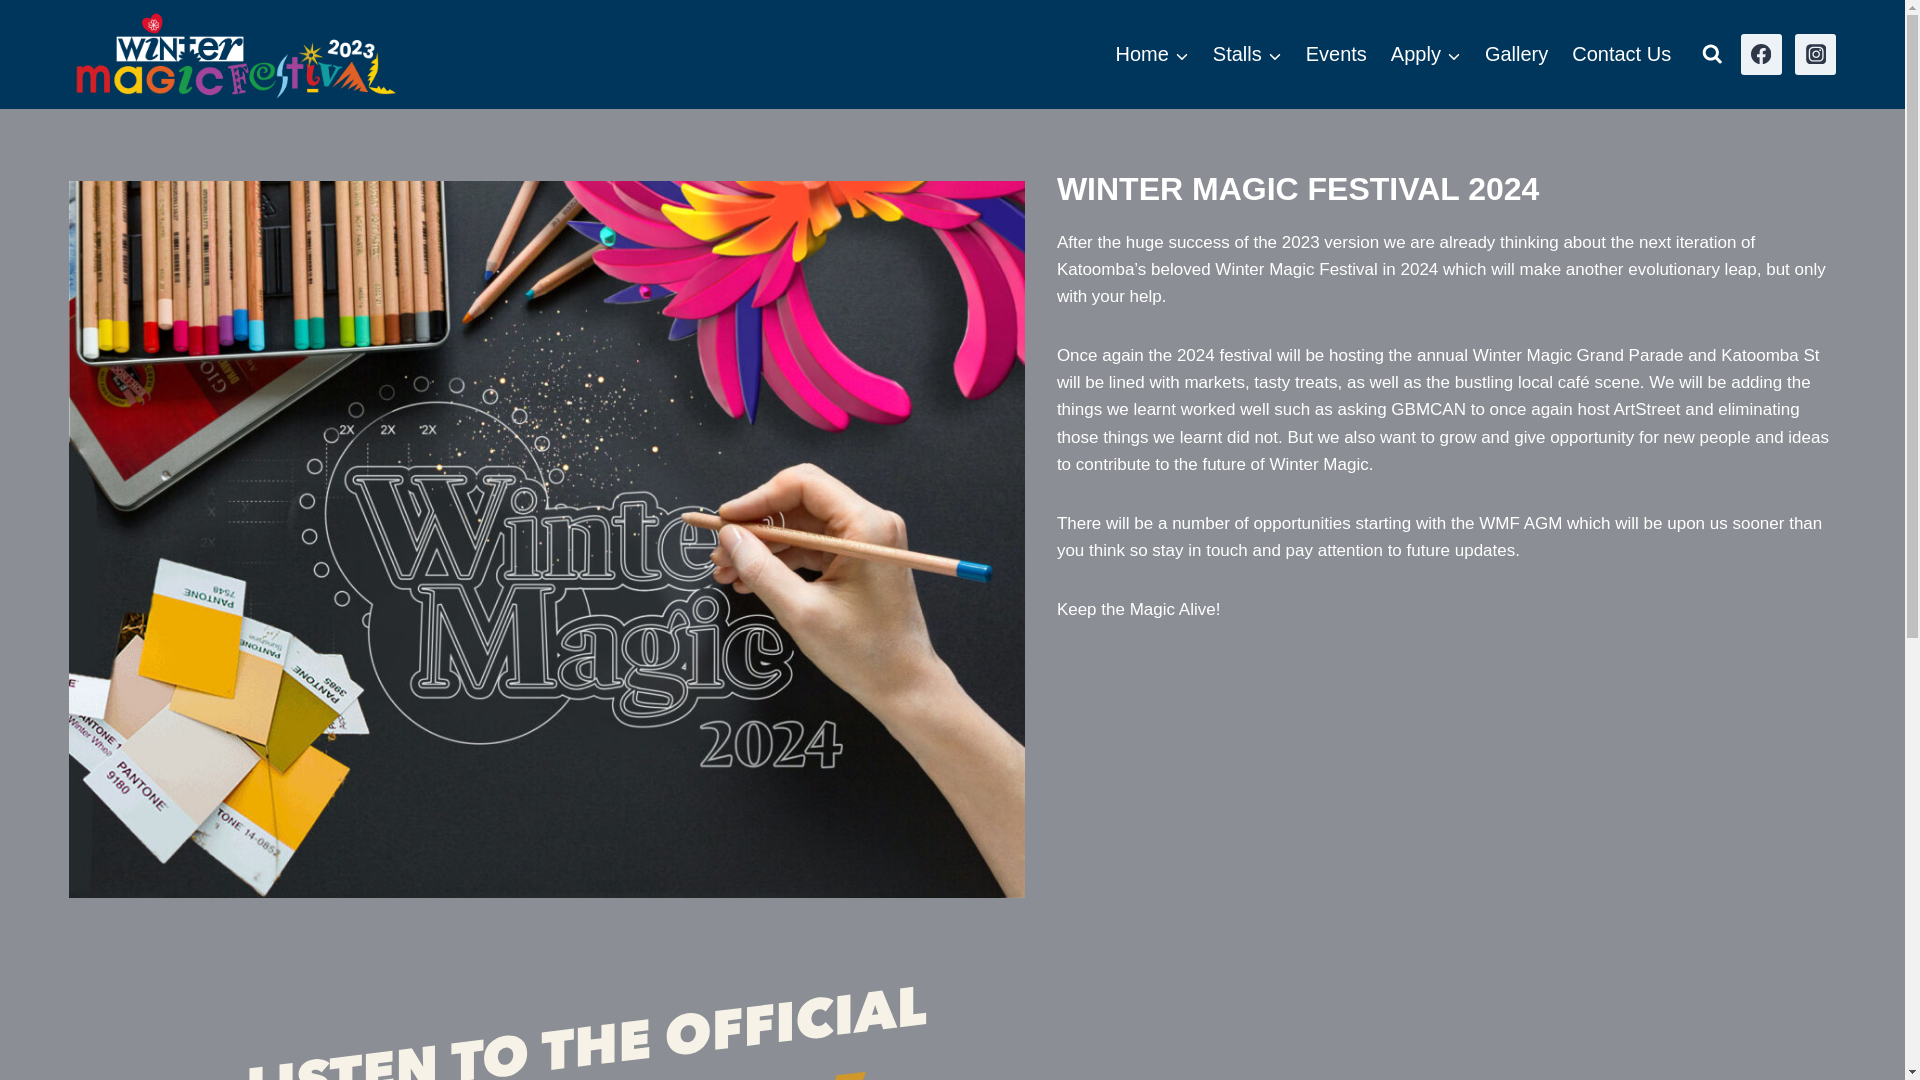 The width and height of the screenshot is (1920, 1080). Describe the element at coordinates (1336, 53) in the screenshot. I see `'Events'` at that location.